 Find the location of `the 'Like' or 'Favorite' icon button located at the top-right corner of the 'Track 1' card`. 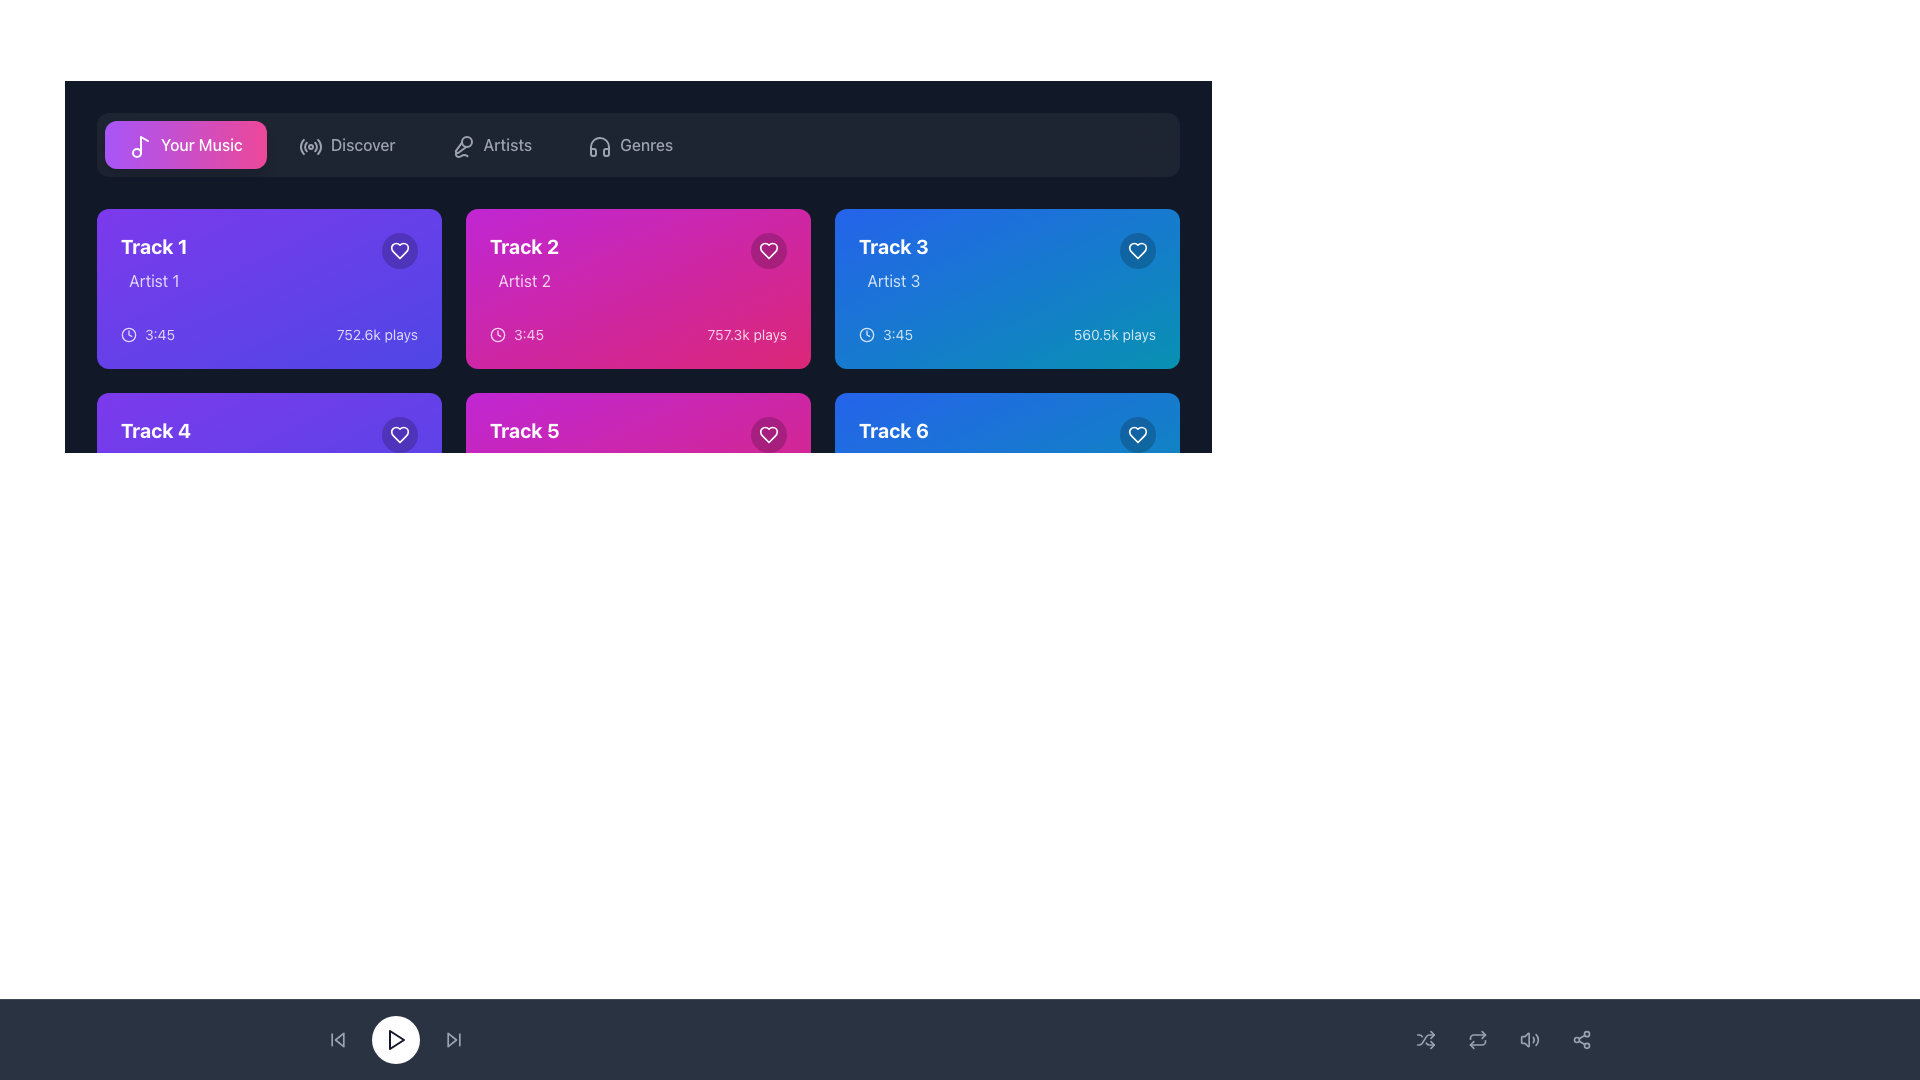

the 'Like' or 'Favorite' icon button located at the top-right corner of the 'Track 1' card is located at coordinates (399, 434).